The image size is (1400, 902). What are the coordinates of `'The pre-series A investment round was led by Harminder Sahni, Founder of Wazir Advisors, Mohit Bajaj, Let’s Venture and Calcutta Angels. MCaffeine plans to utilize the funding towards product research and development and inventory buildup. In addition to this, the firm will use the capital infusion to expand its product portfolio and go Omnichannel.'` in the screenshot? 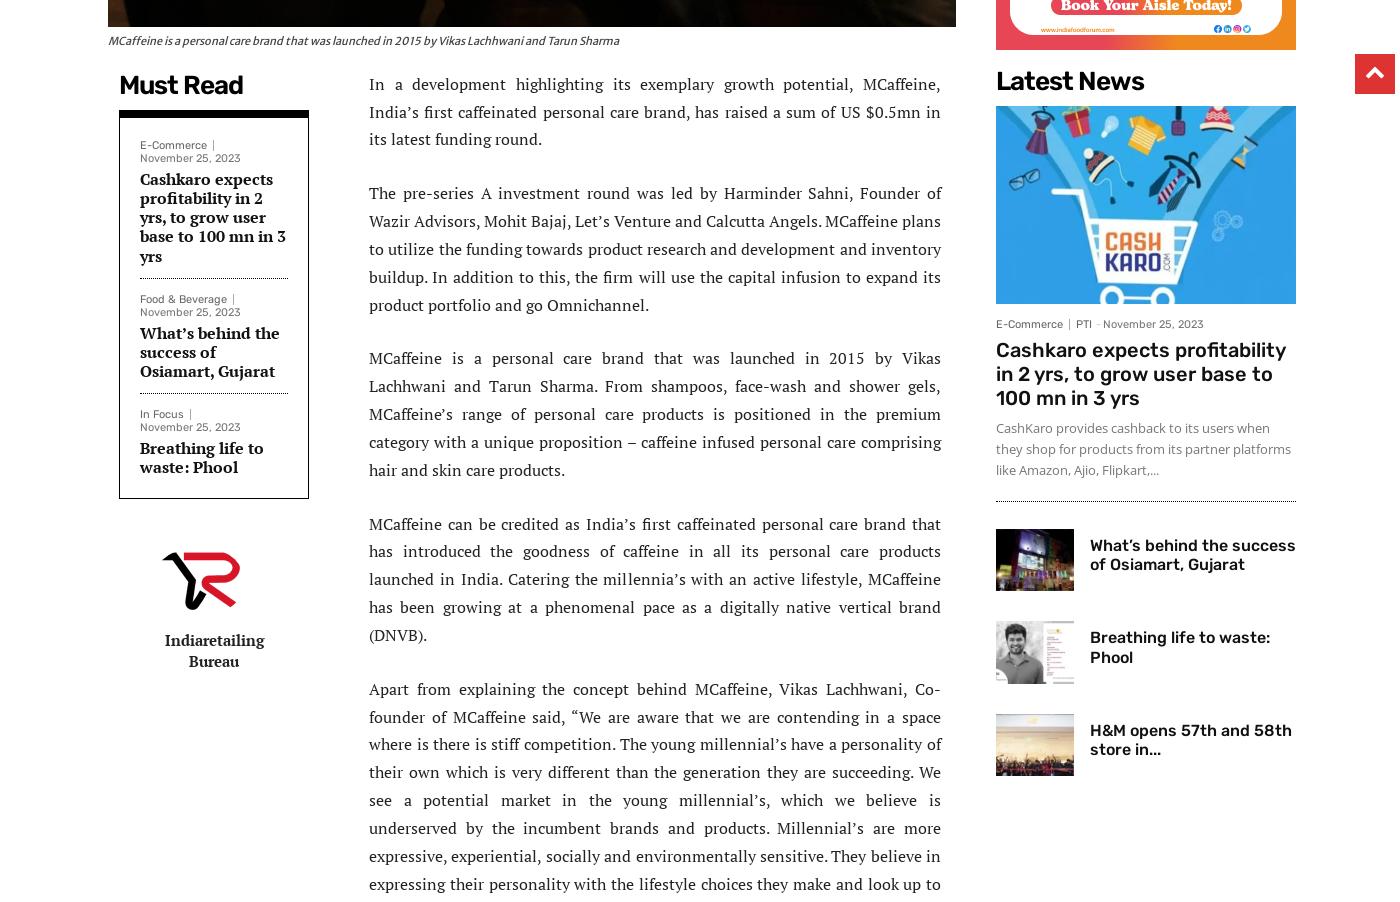 It's located at (655, 248).